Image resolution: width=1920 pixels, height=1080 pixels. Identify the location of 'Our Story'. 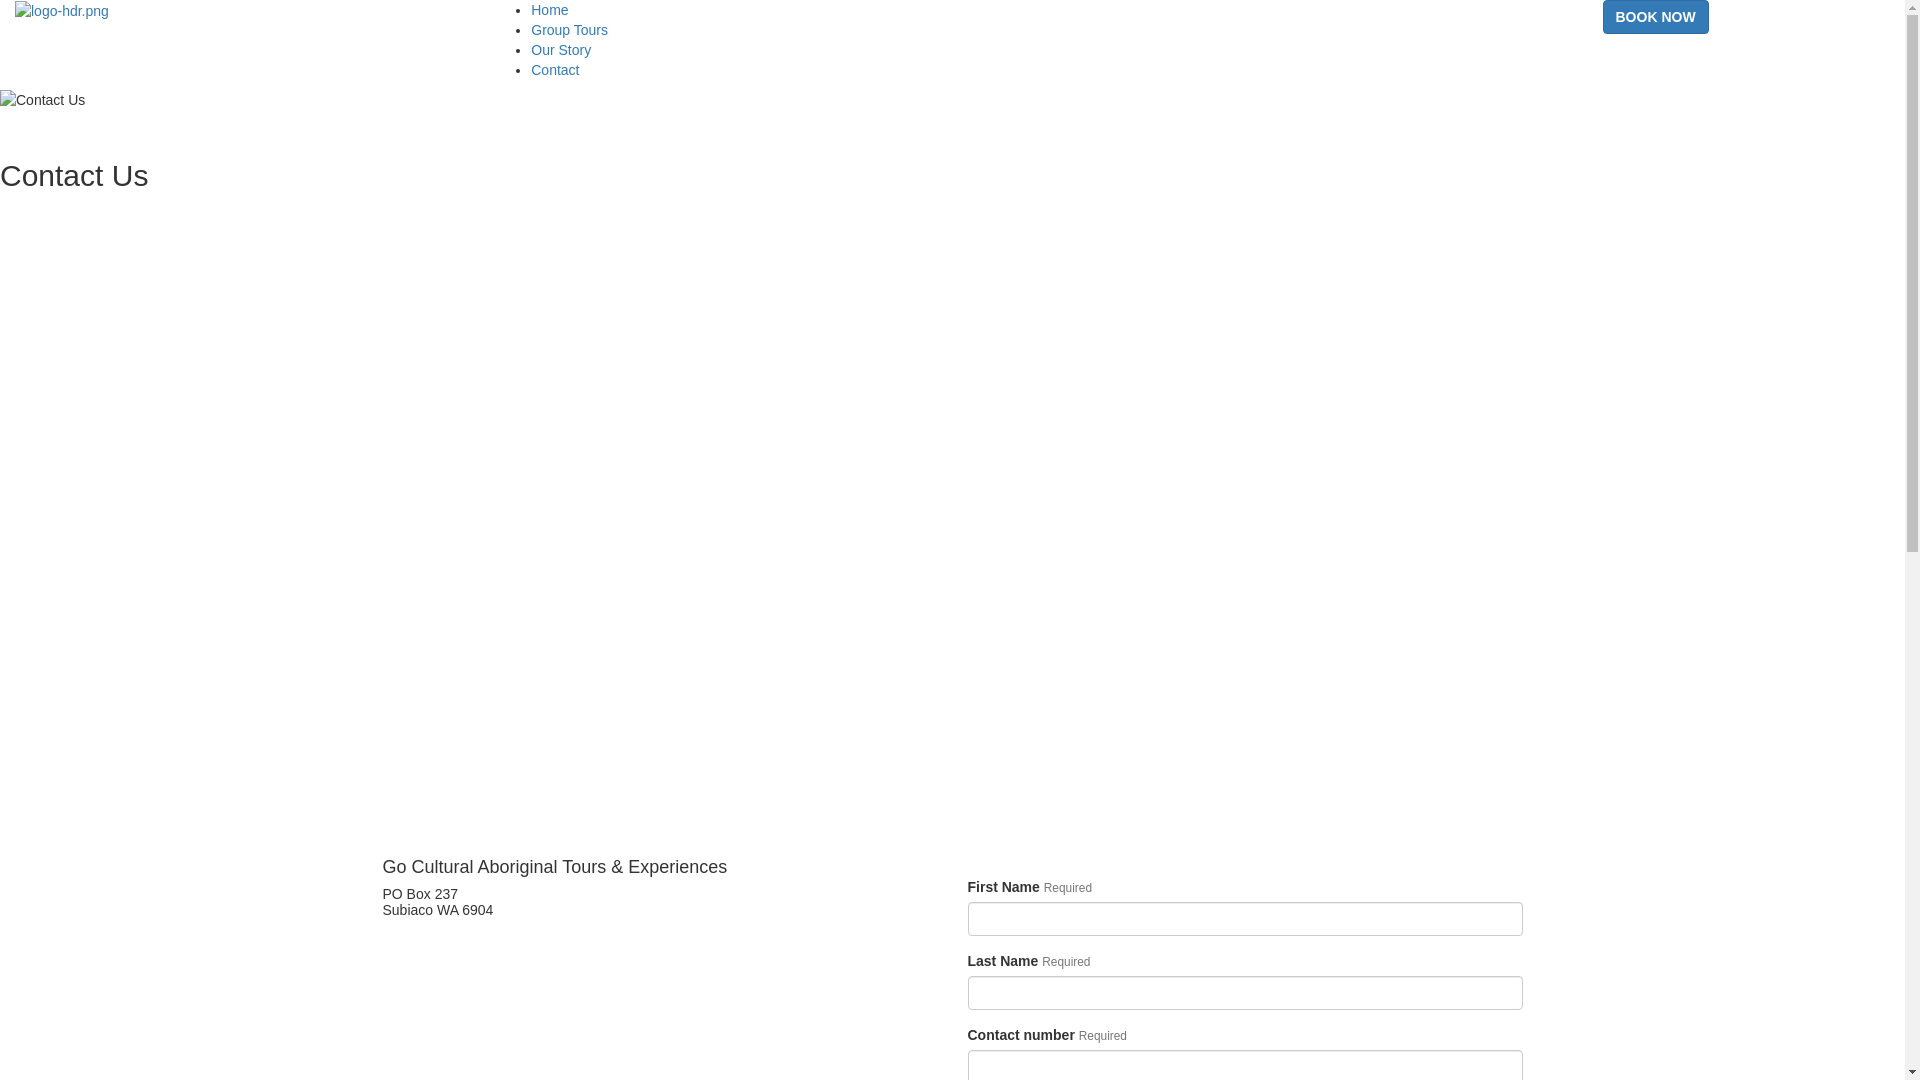
(560, 49).